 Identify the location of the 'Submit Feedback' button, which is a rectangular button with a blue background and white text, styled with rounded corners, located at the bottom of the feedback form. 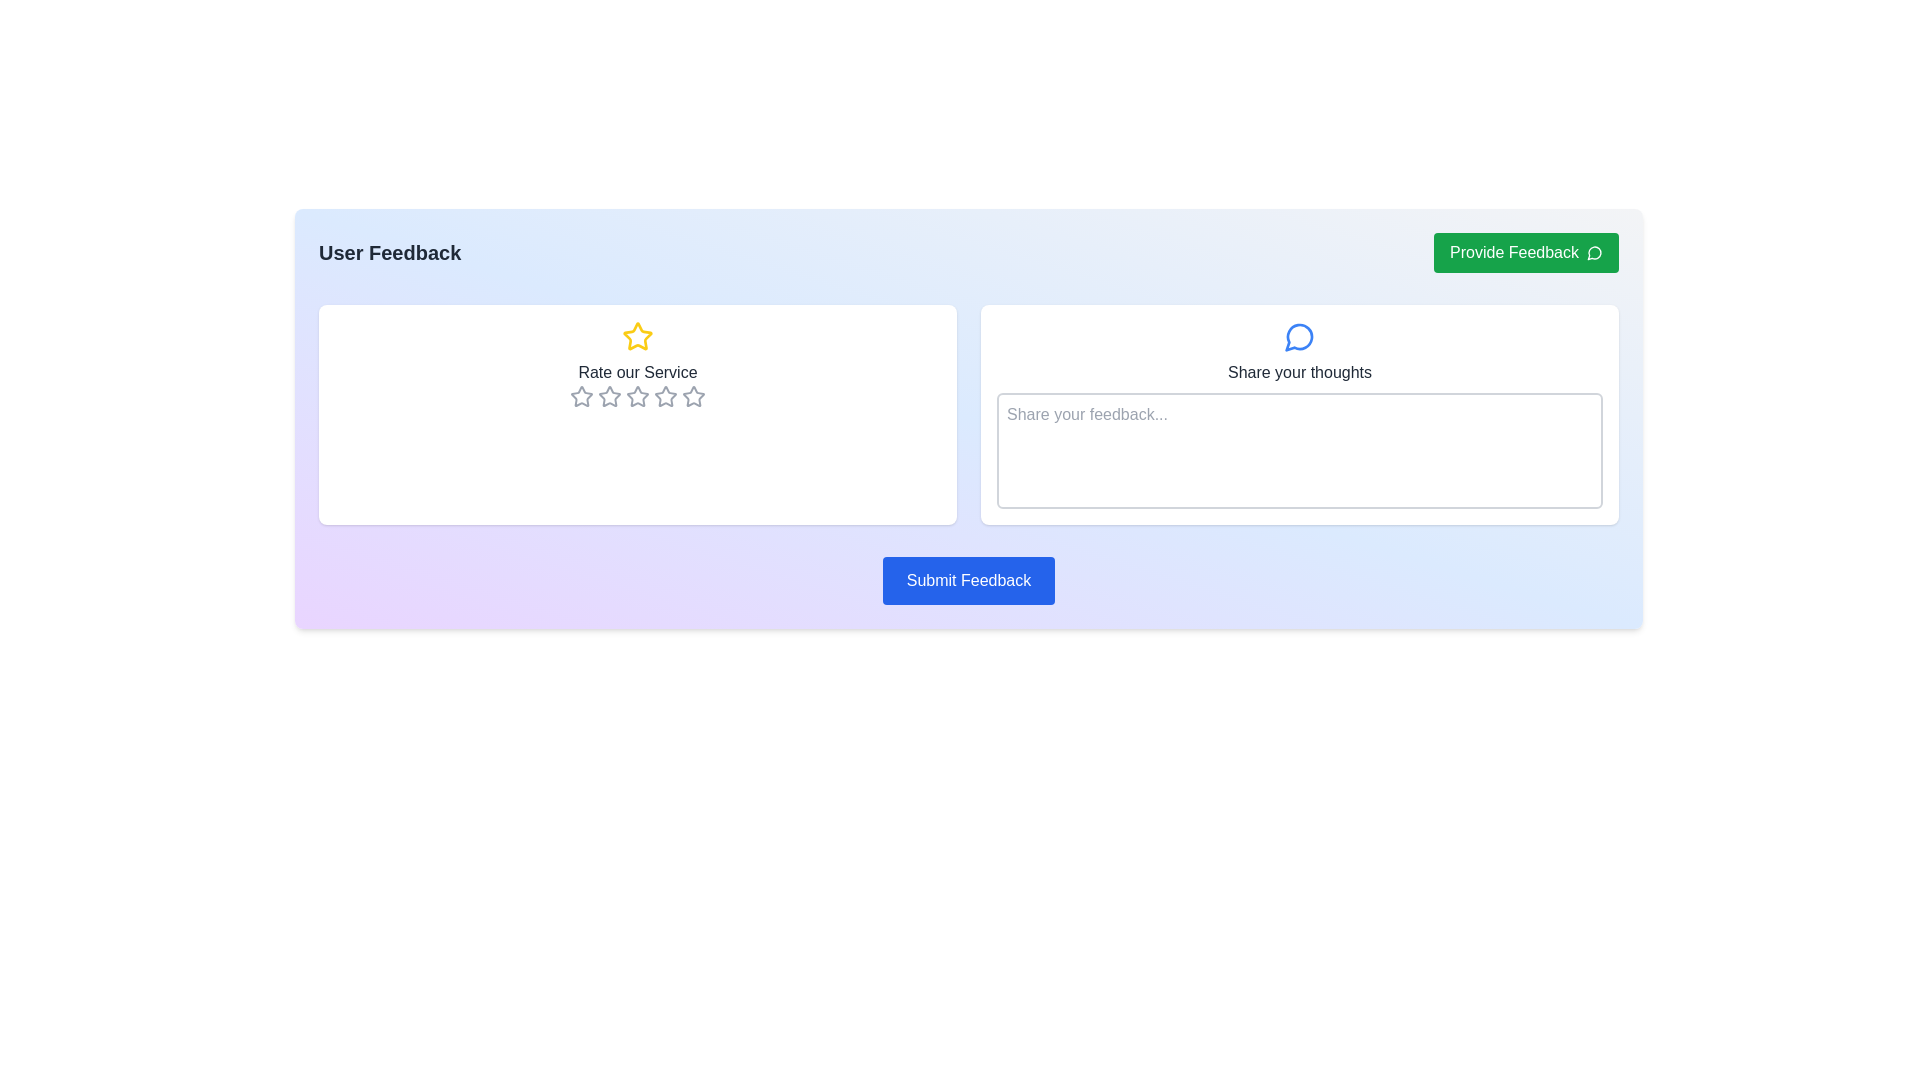
(969, 581).